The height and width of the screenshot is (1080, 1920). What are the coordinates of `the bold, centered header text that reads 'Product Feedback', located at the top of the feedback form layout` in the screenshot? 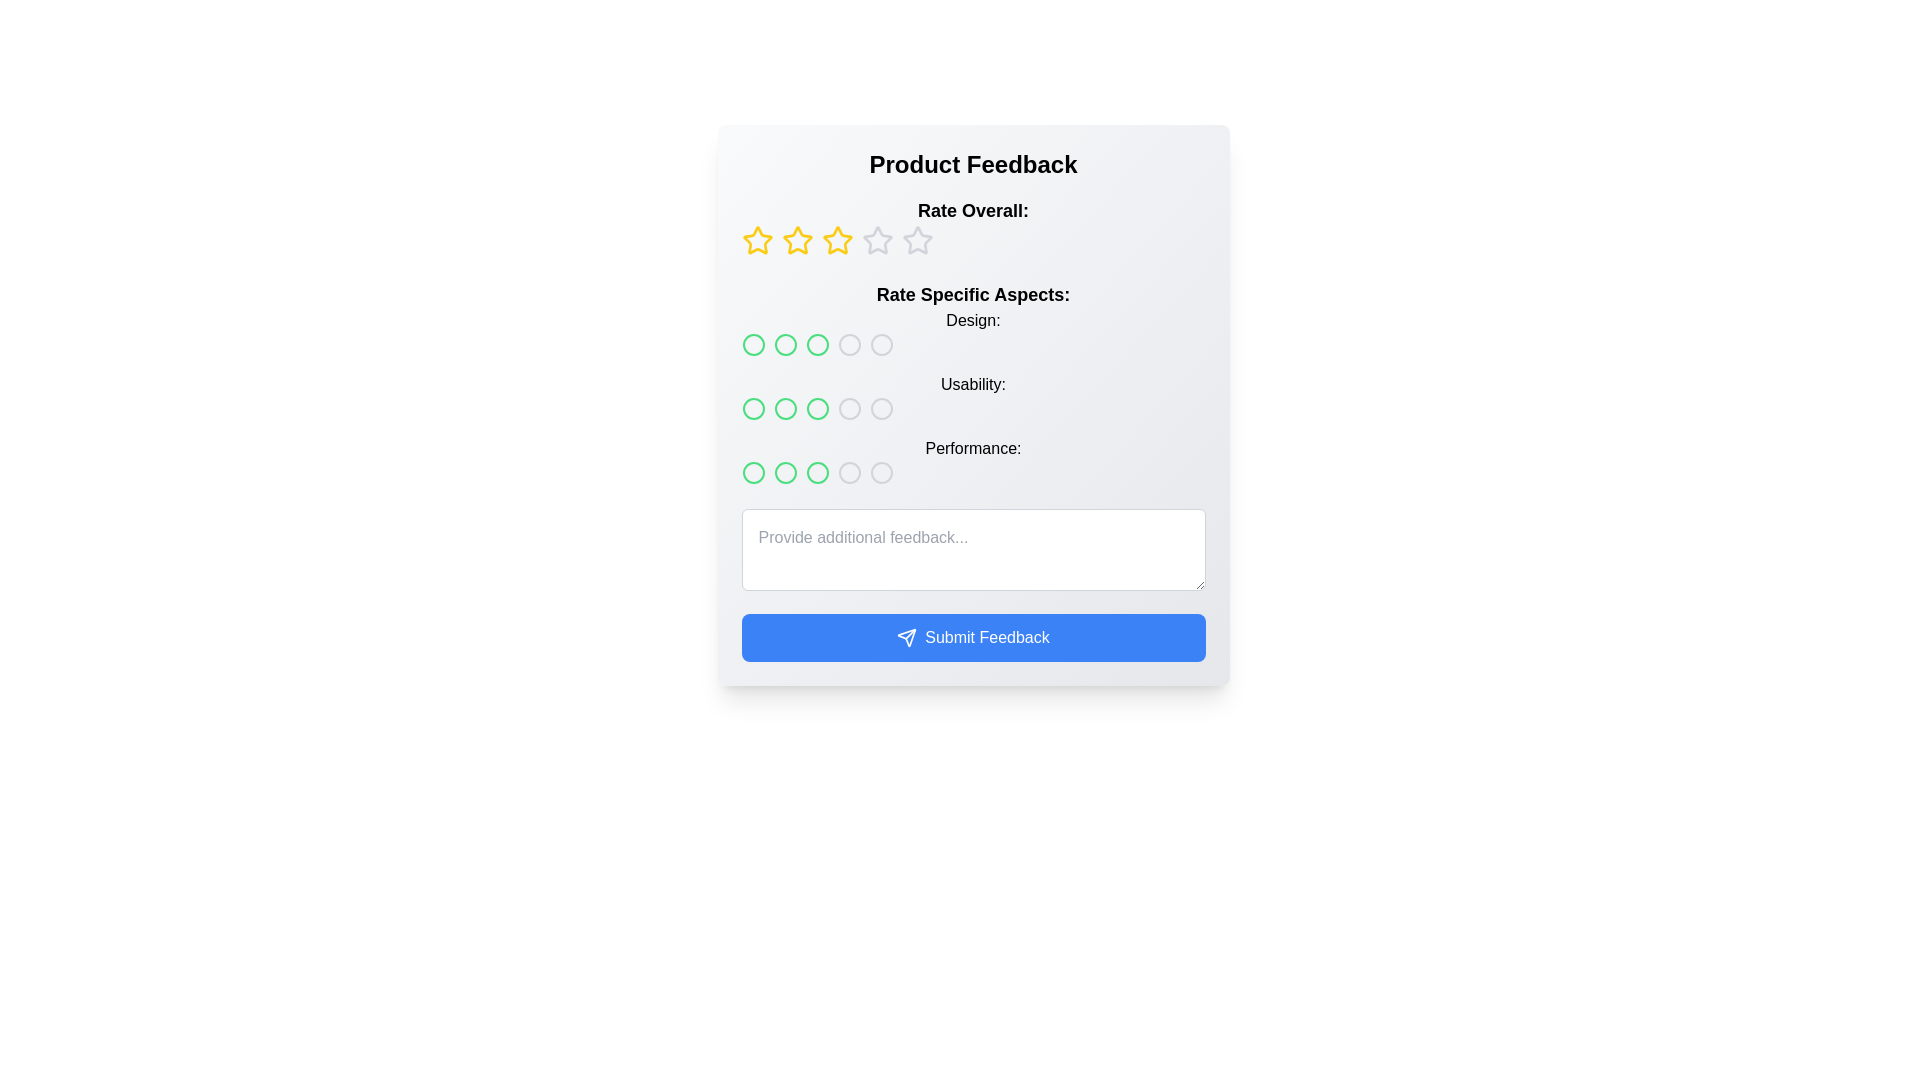 It's located at (973, 164).